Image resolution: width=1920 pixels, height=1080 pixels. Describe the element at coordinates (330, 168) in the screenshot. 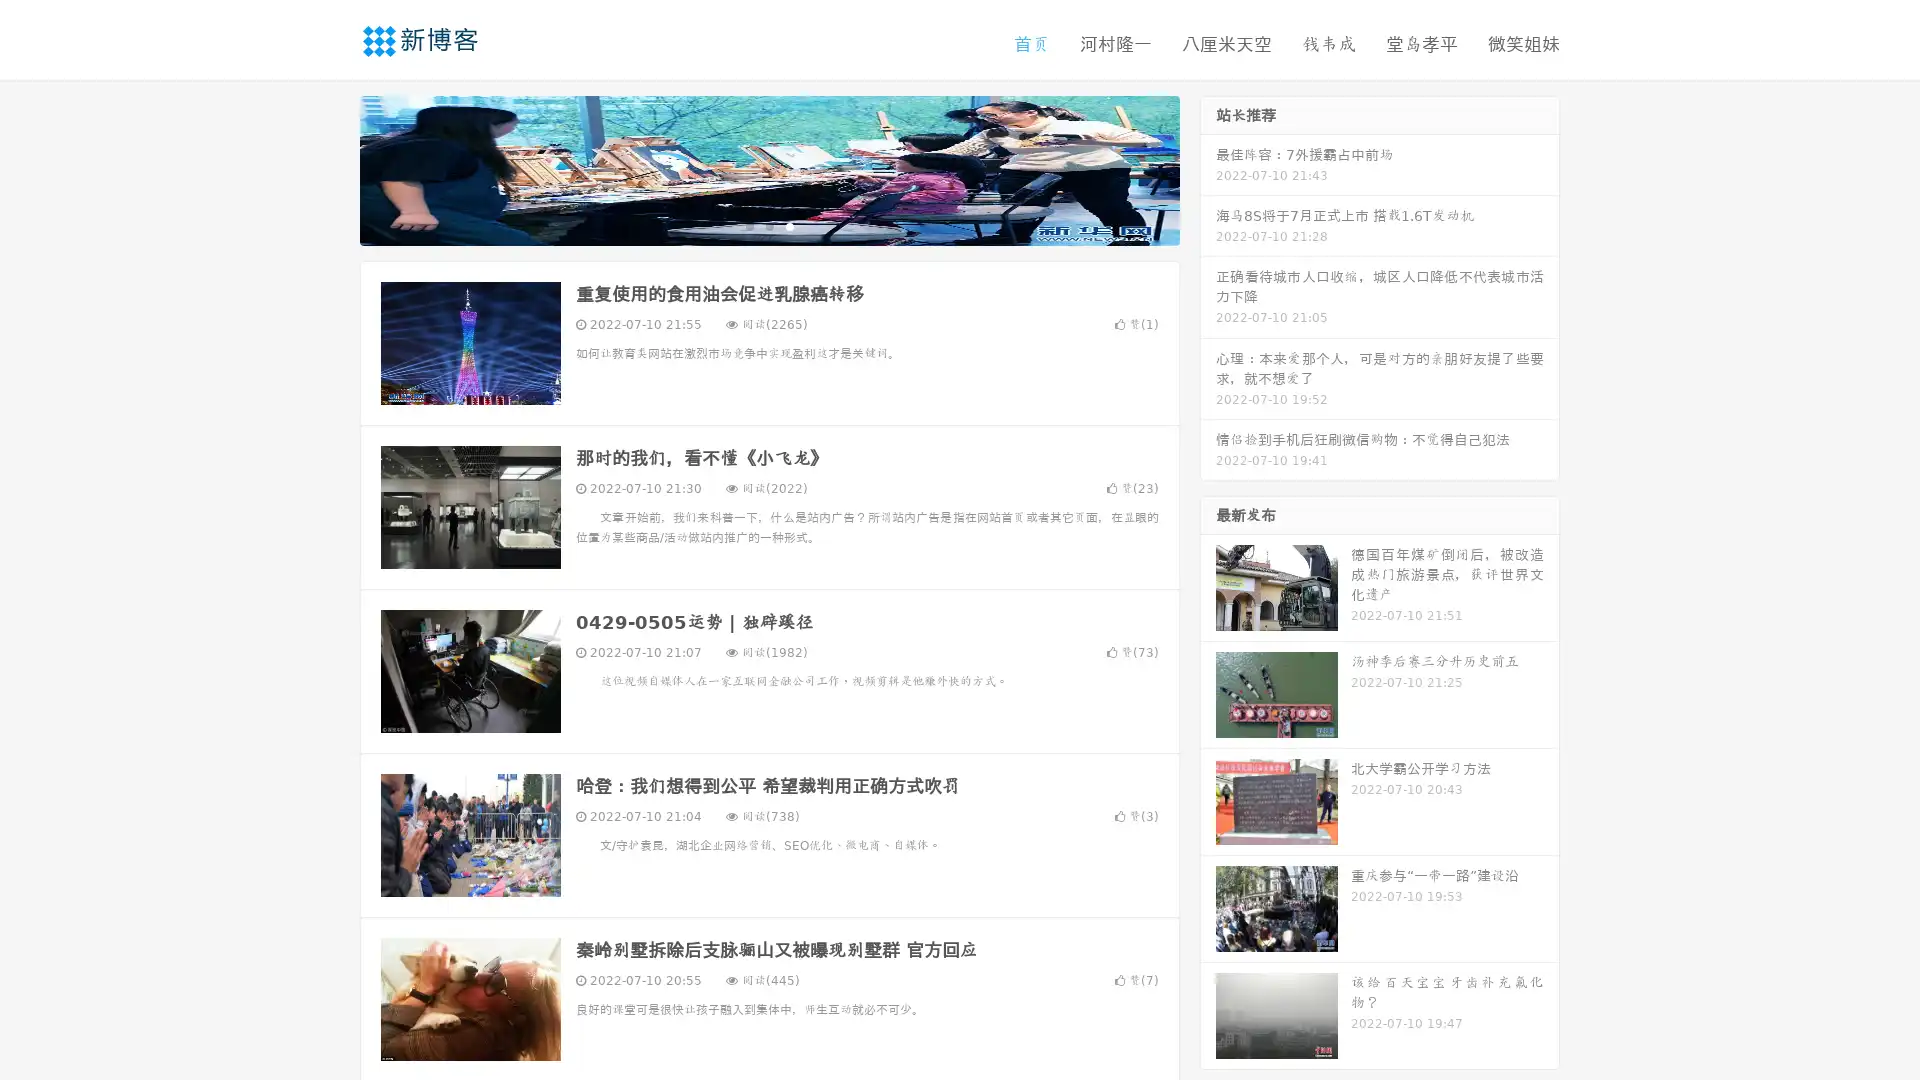

I see `Previous slide` at that location.